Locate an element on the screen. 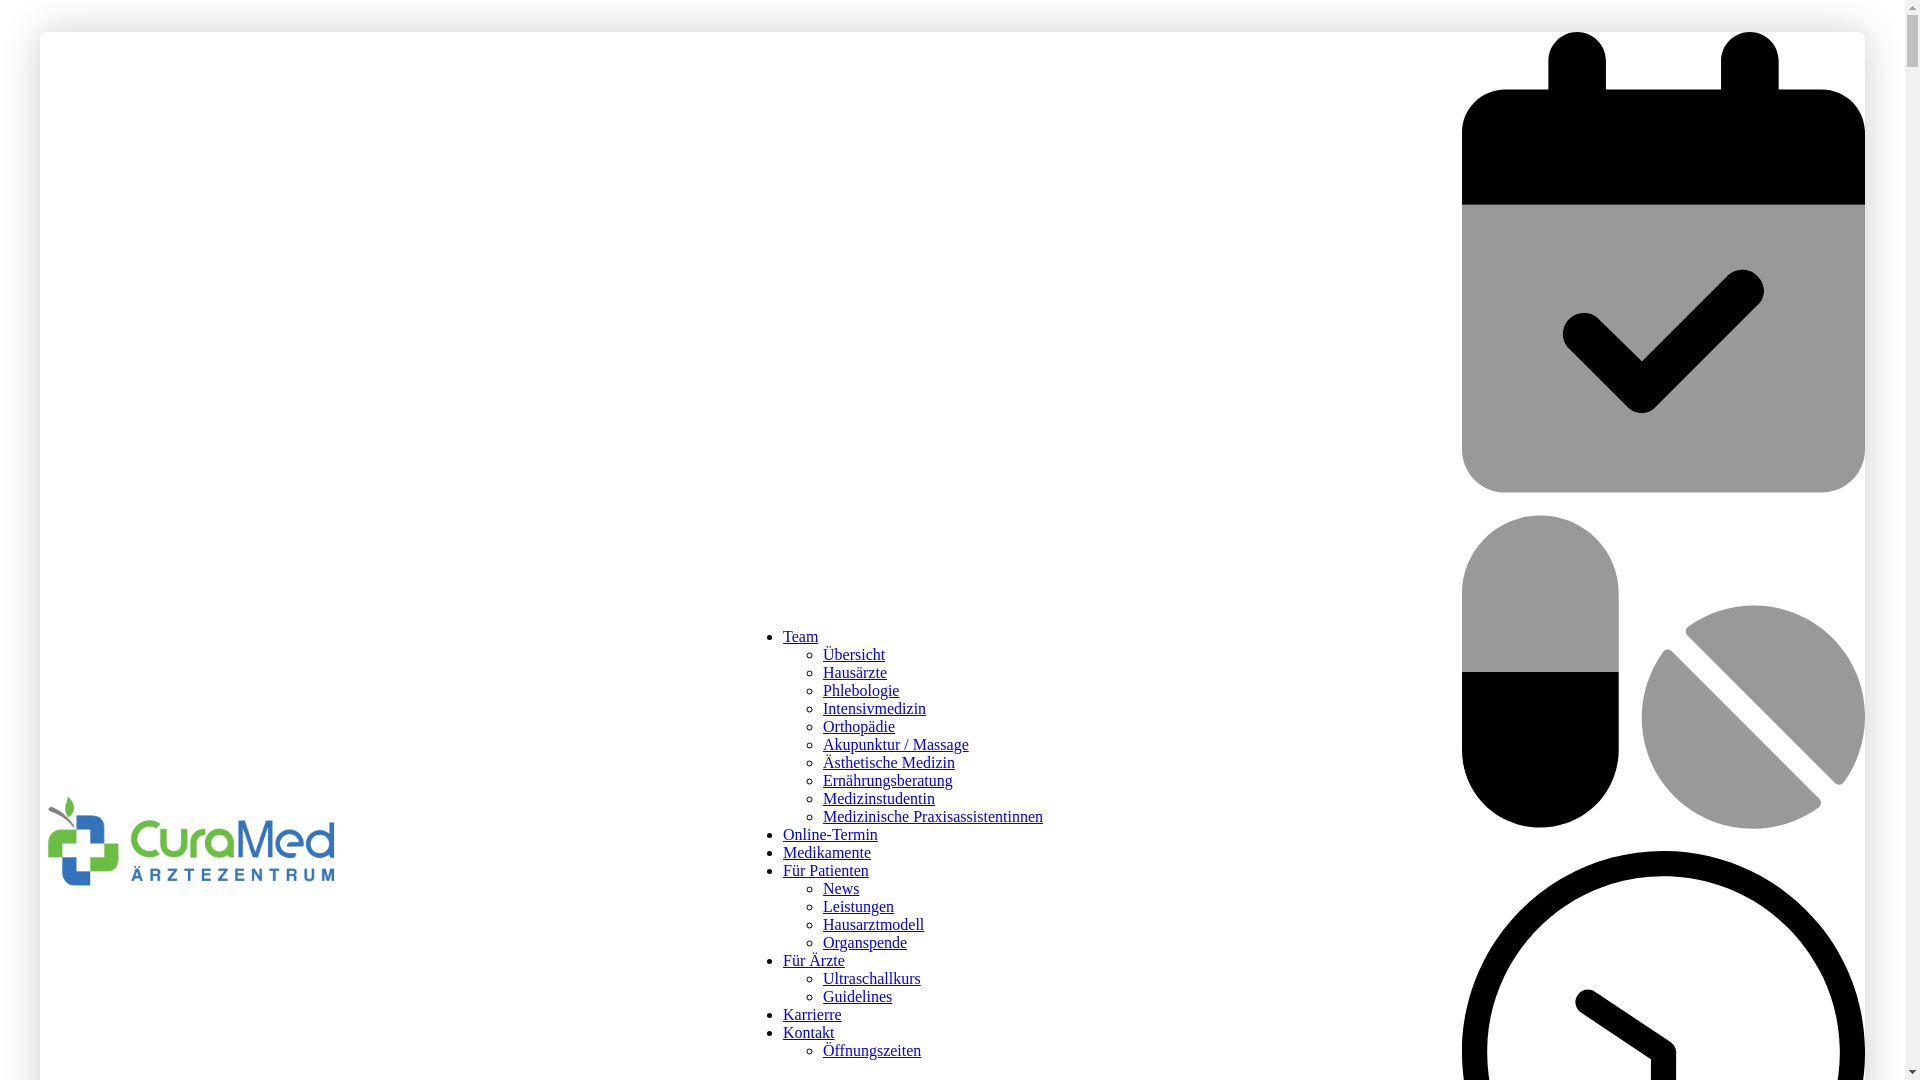  'Leistungen' is located at coordinates (858, 906).